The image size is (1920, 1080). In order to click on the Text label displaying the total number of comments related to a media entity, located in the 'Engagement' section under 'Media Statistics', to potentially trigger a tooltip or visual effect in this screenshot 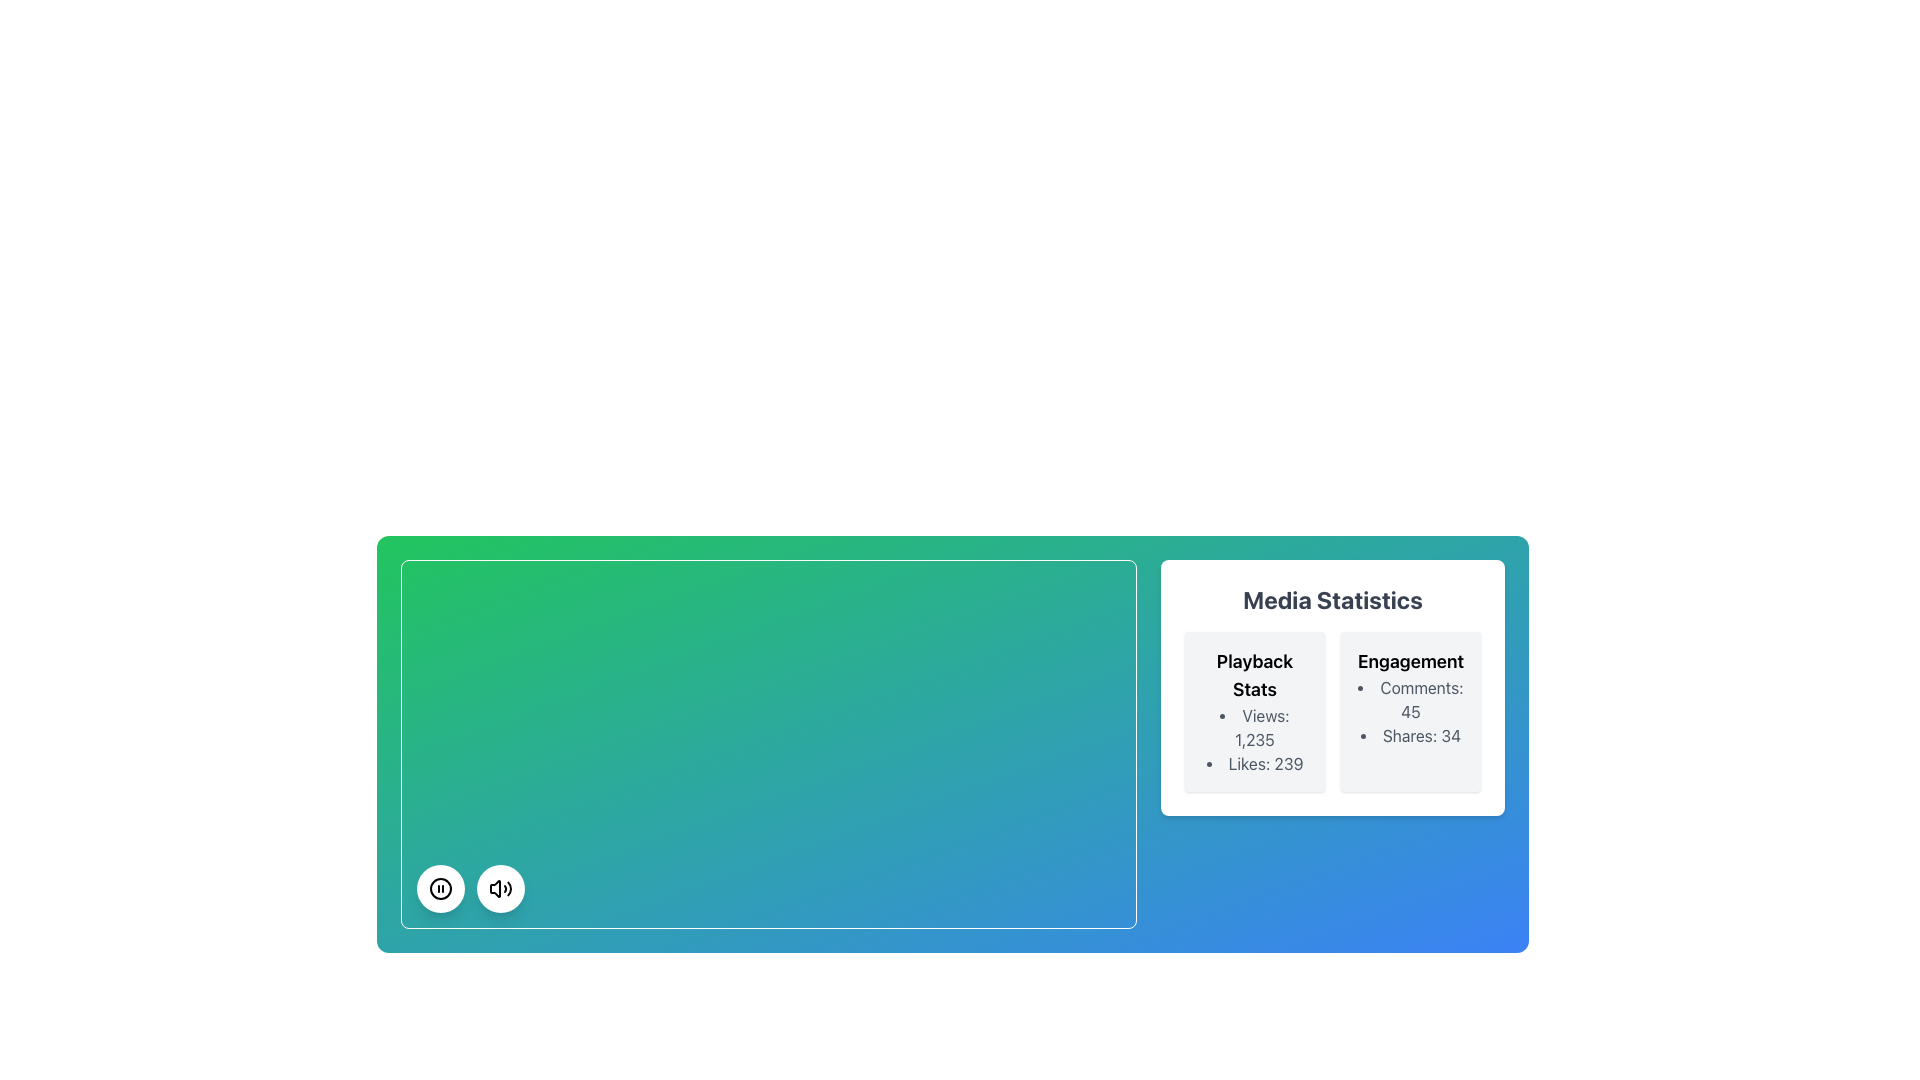, I will do `click(1410, 698)`.